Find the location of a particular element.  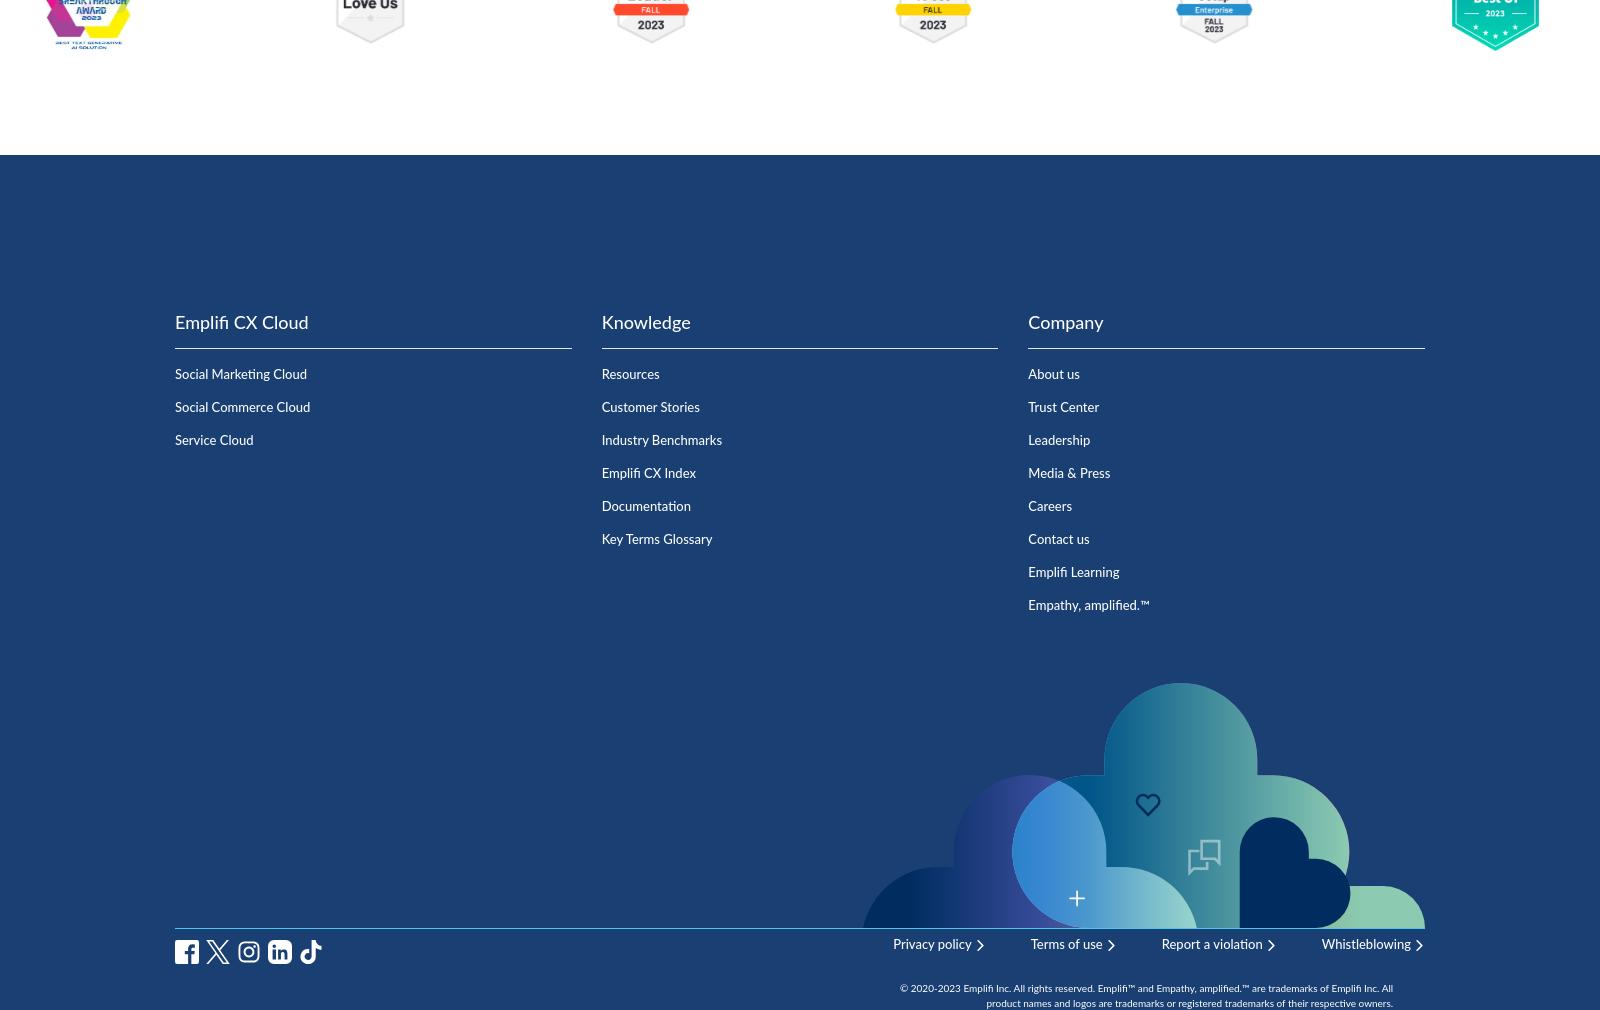

'Privacy policy' is located at coordinates (891, 944).